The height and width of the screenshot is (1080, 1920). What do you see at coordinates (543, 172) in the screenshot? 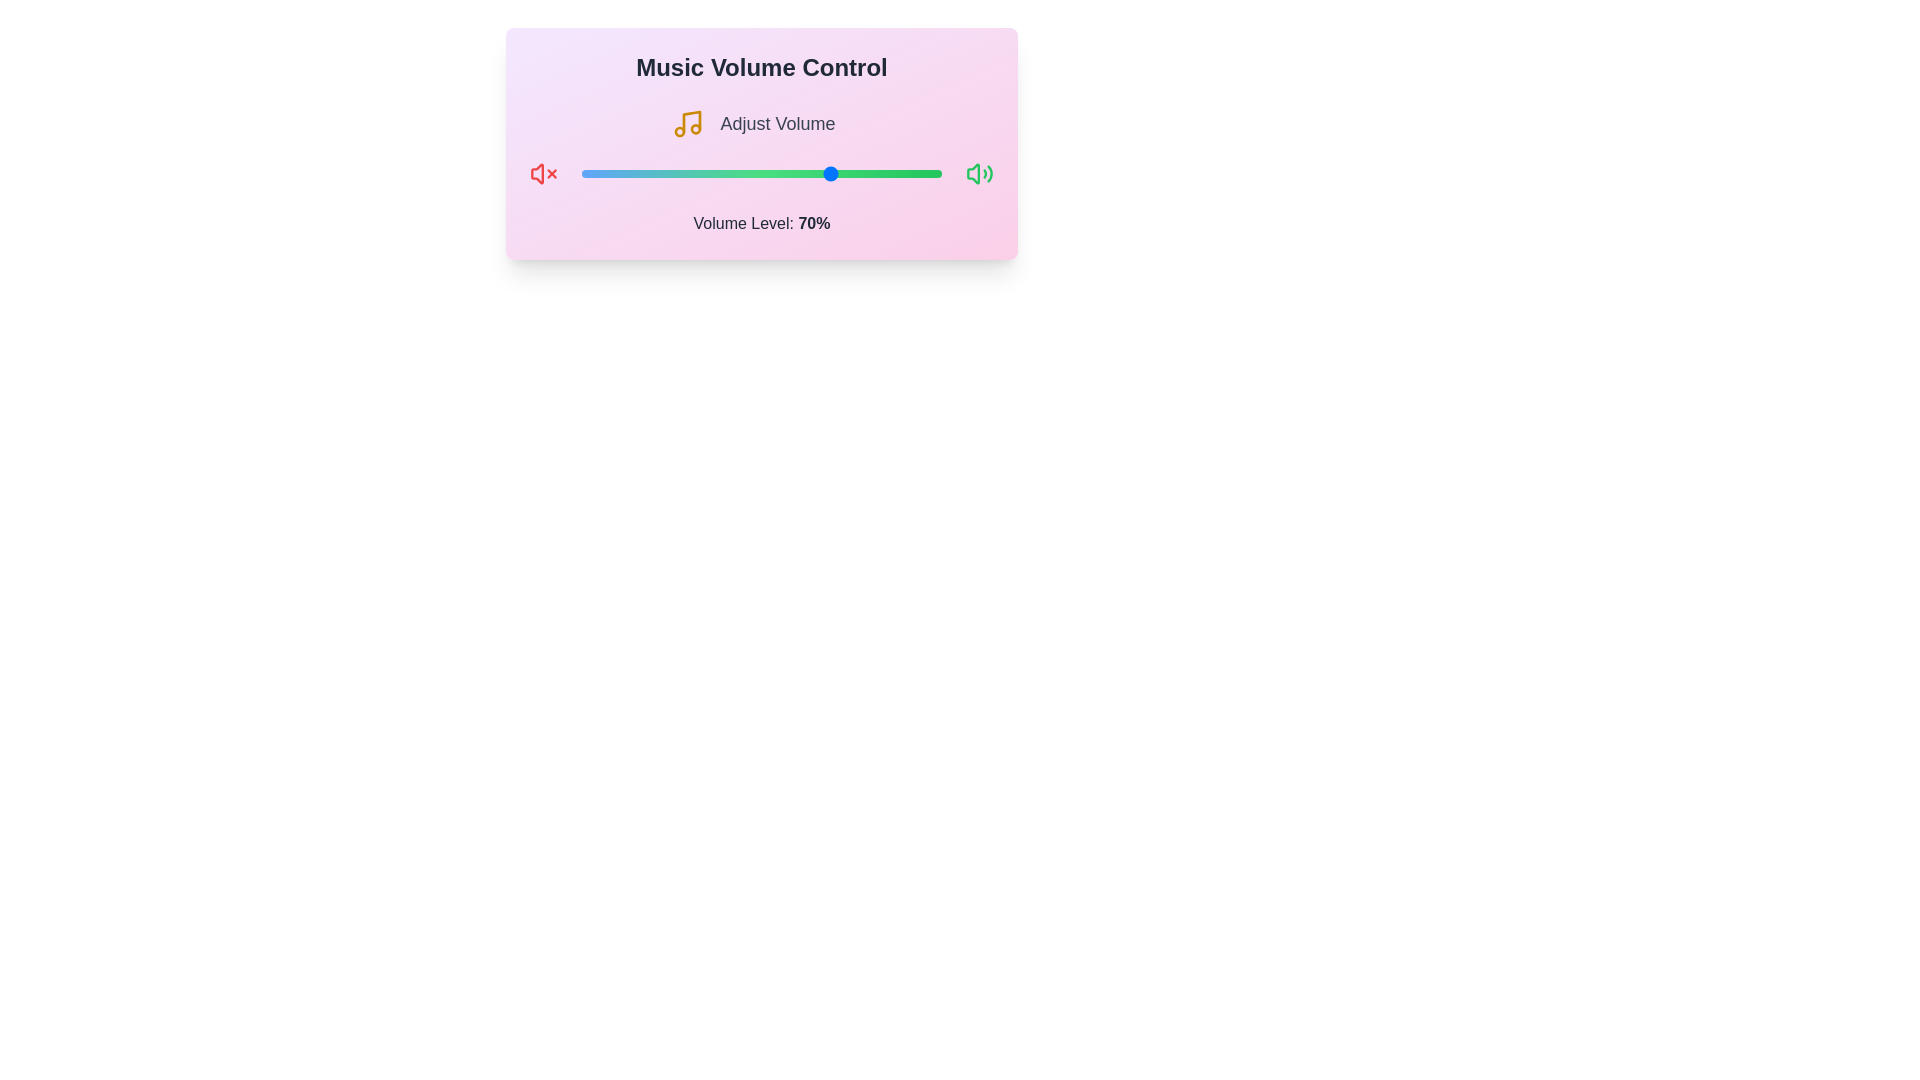
I see `the mute button to toggle the mute state` at bounding box center [543, 172].